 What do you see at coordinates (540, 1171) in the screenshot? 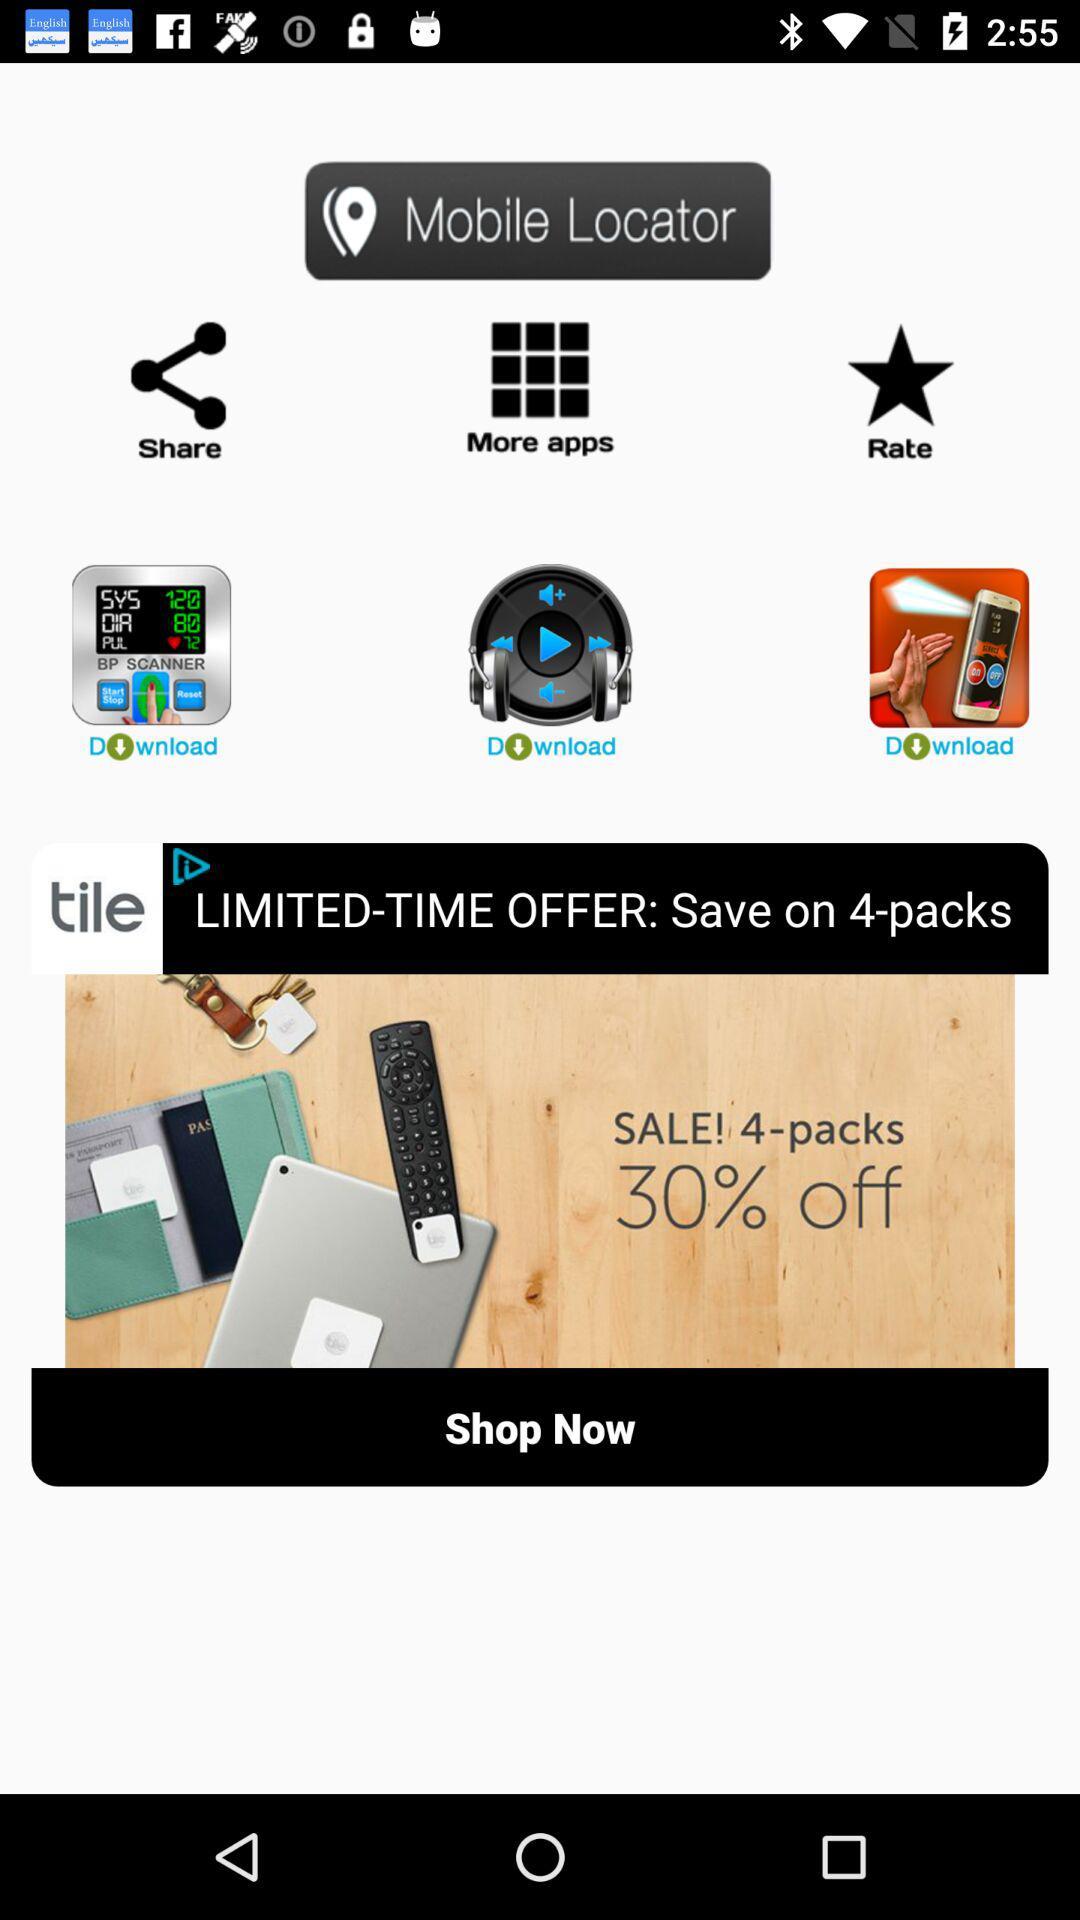
I see `open sale information` at bounding box center [540, 1171].